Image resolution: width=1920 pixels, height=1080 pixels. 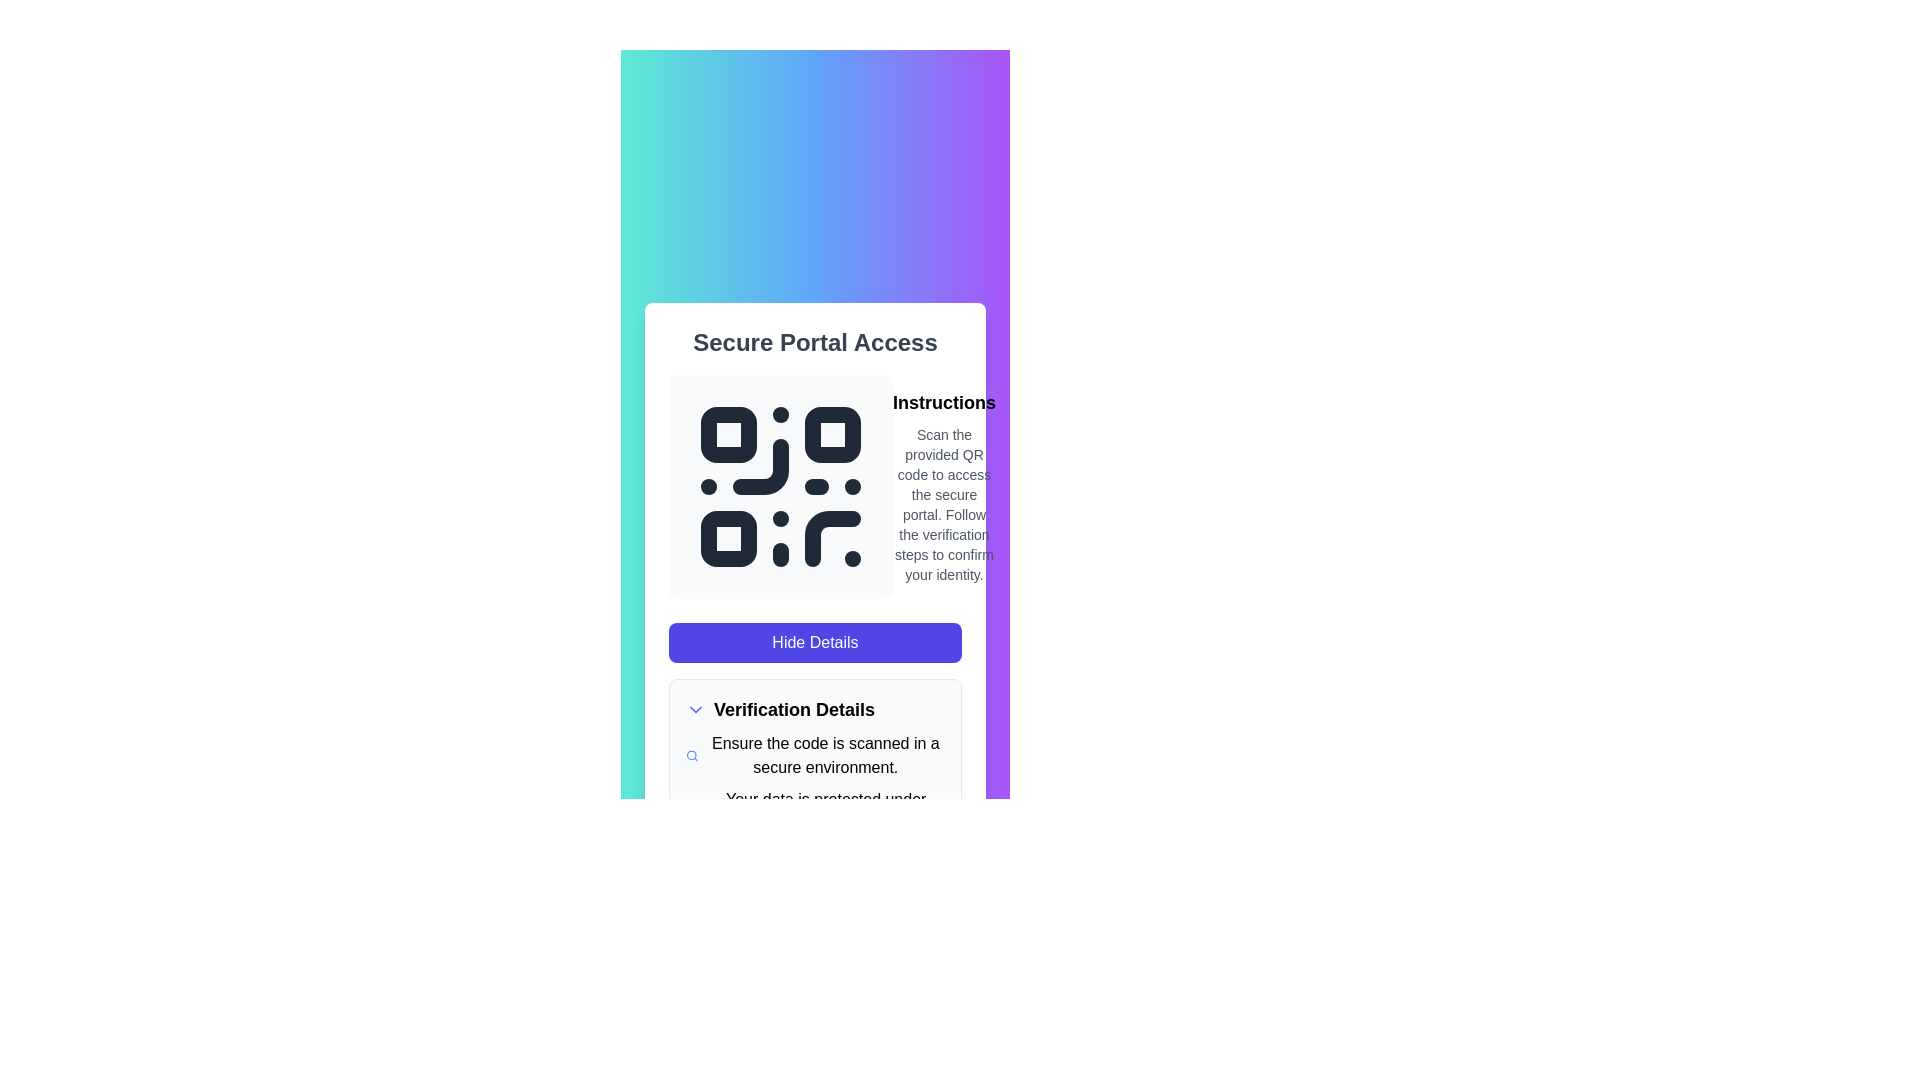 I want to click on the header text label located in the top-right corner of the section, which indicates content or instructions related to the QR code and descriptive text, so click(x=943, y=402).